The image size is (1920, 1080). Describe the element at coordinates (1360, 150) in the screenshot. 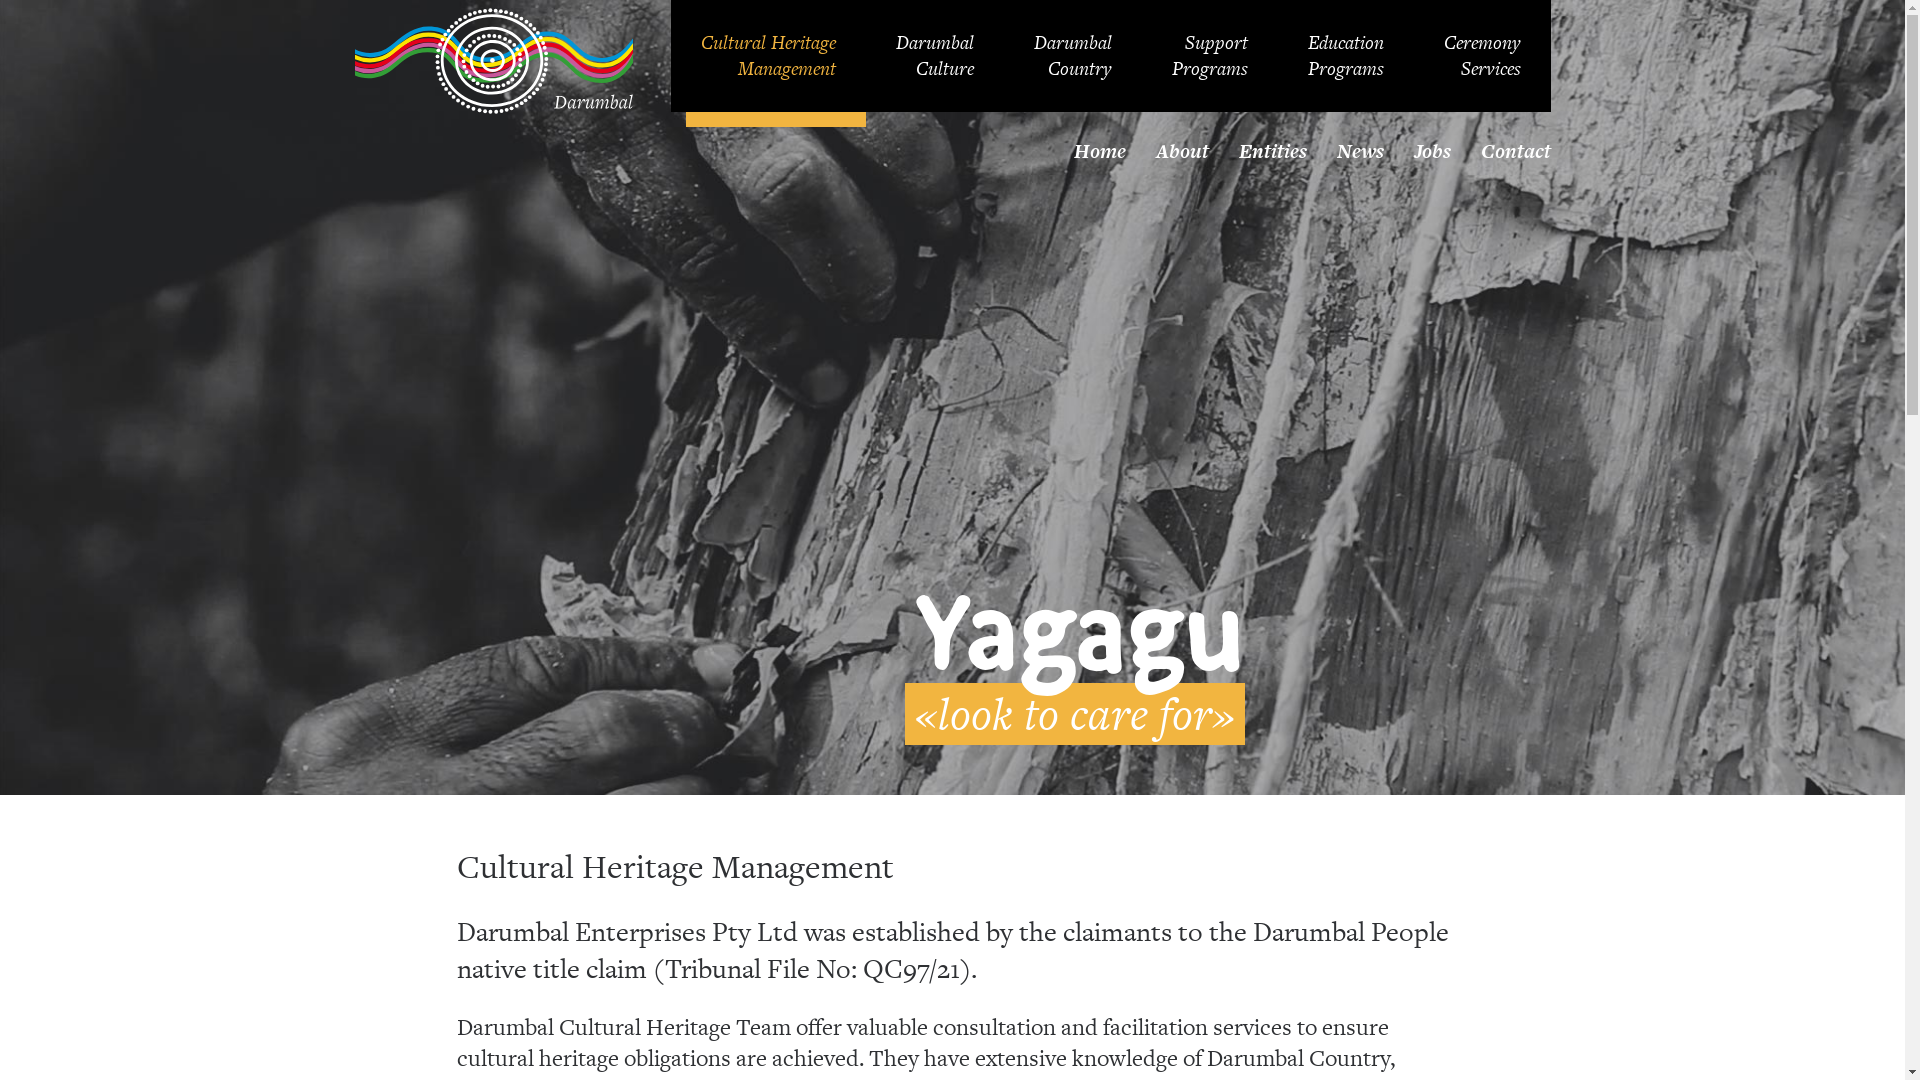

I see `'News'` at that location.